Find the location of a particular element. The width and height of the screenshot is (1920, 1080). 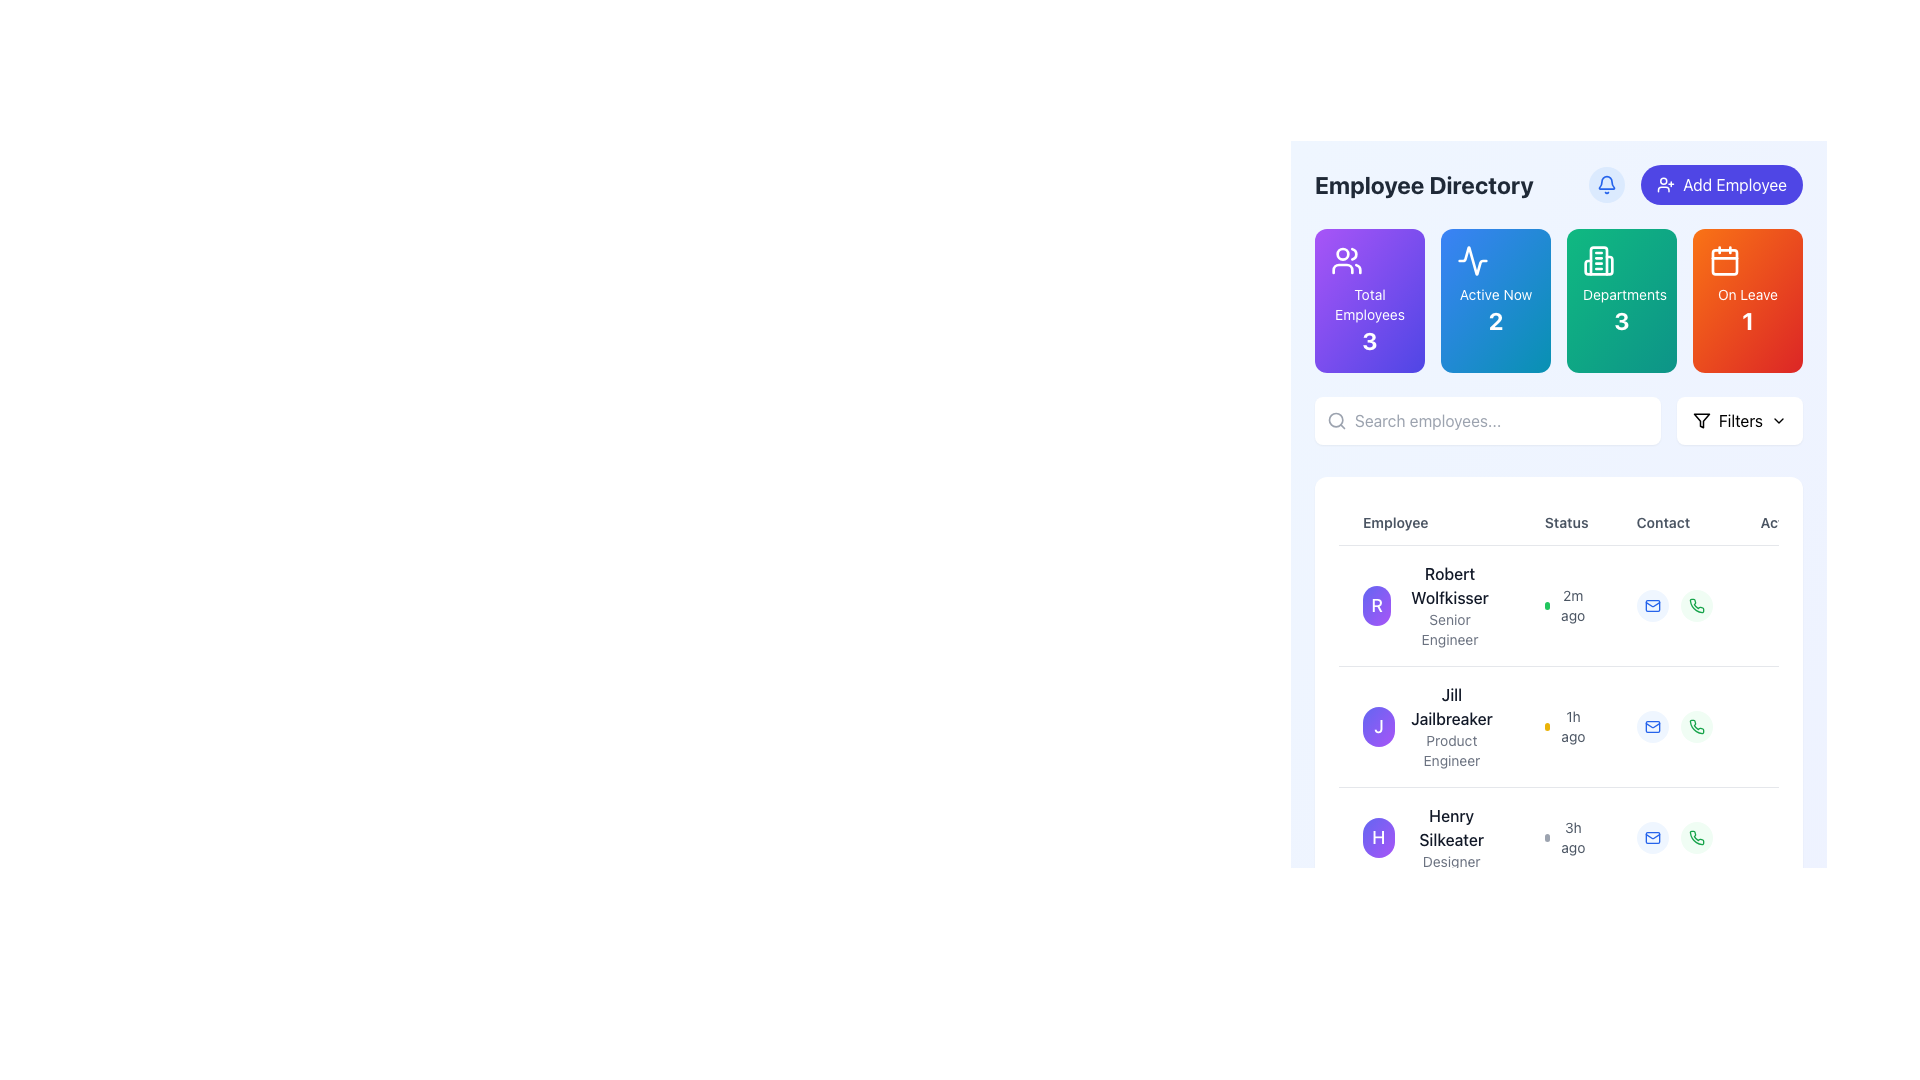

the filter icon, which is a compact SVG graphic styled with clean, sharp lines and positioned within the 'Filters' button adjacent to the text 'Filters' is located at coordinates (1700, 419).